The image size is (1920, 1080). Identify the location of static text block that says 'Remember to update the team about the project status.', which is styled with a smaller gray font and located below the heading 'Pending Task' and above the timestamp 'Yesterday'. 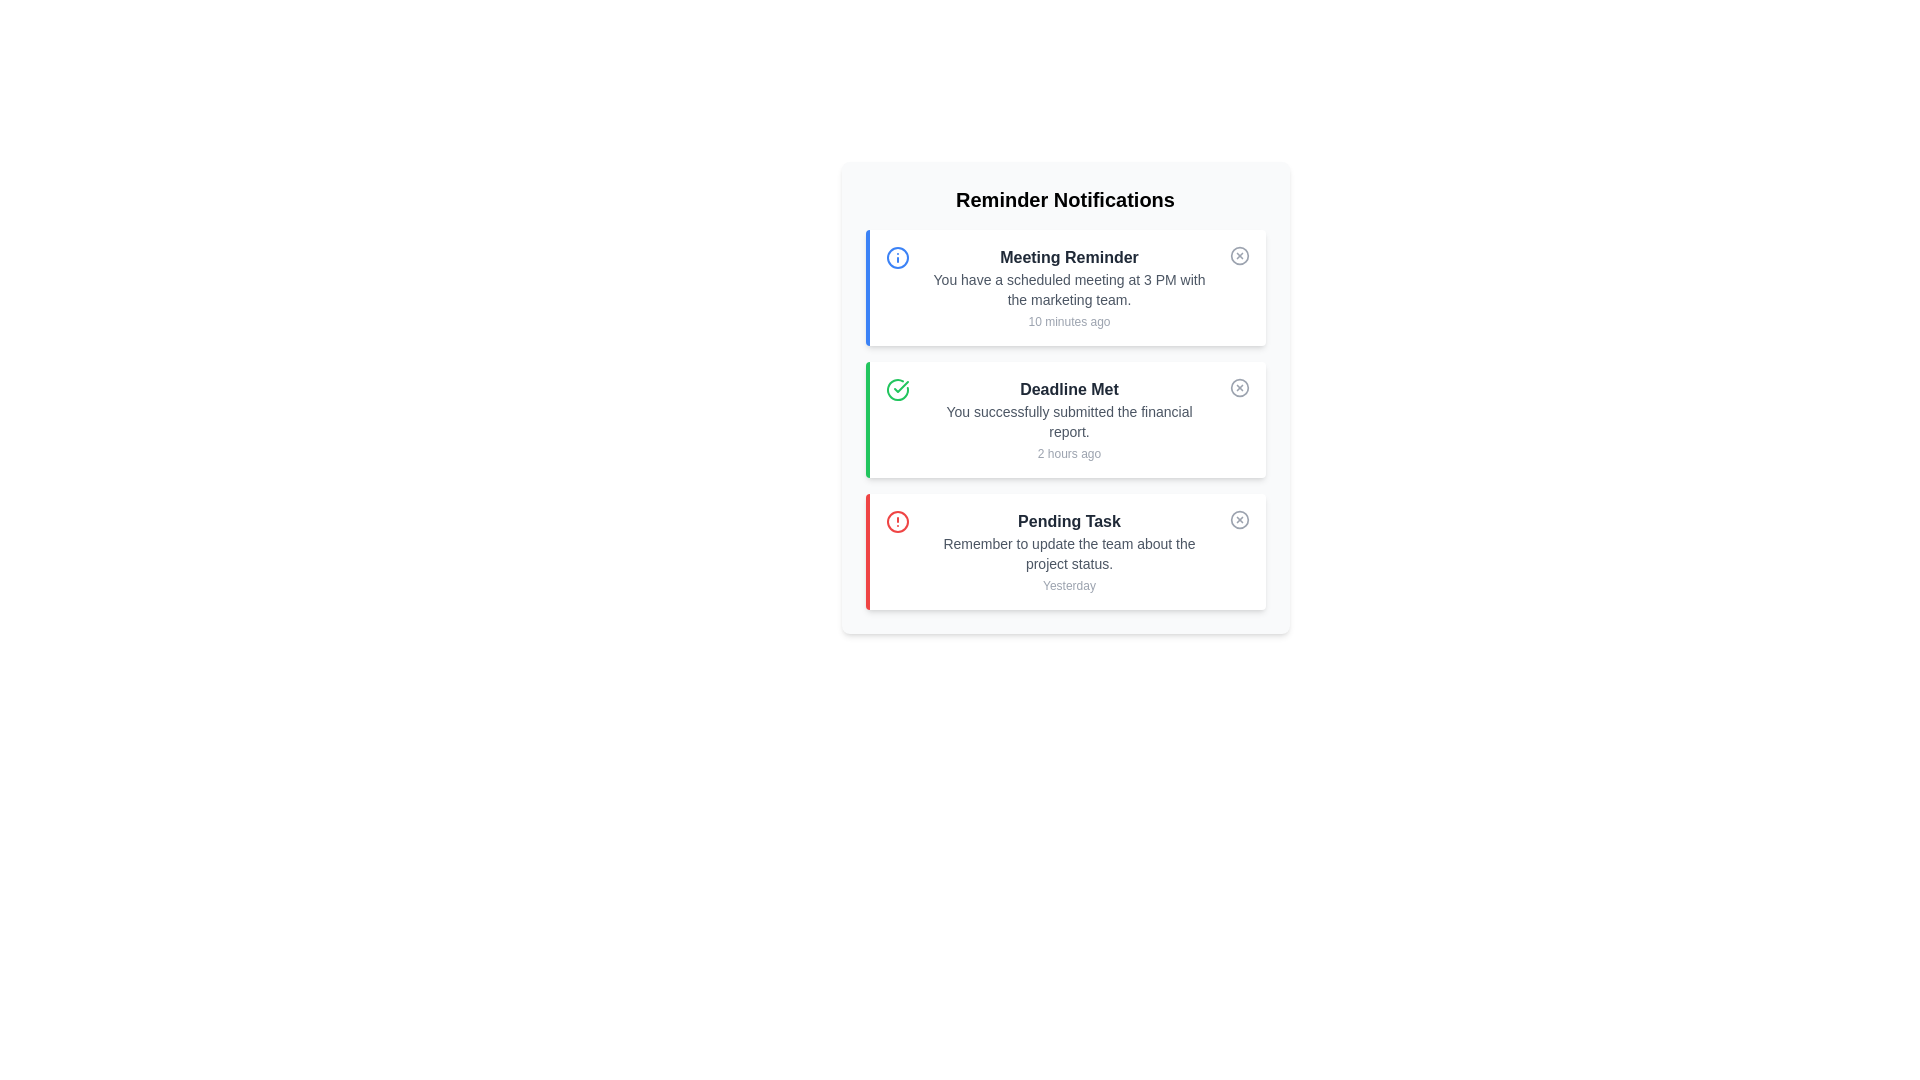
(1068, 554).